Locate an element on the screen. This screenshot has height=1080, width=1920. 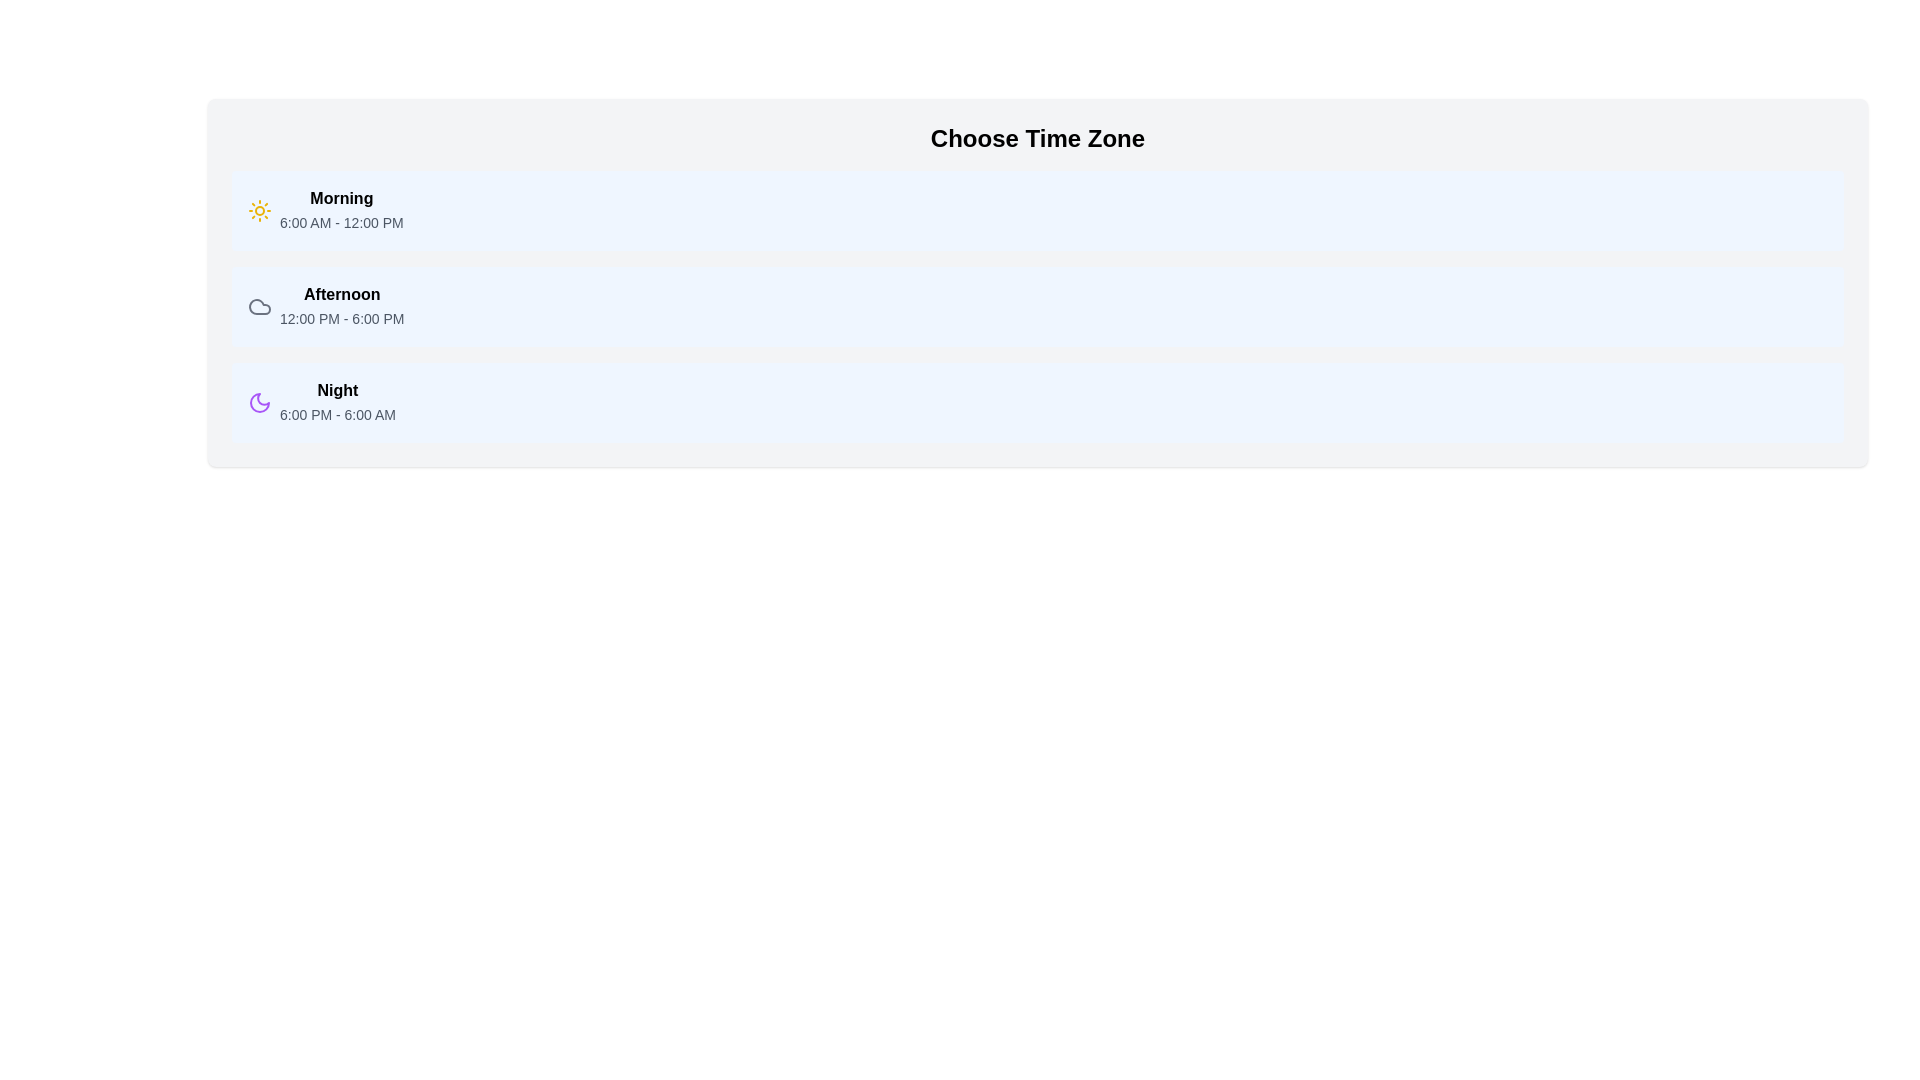
the visual representation of the 'Night' icon located to the left of the 'Night' label in the time-of-day selection list, which aligns vertically with '6:00 PM - 6:00 AM' is located at coordinates (258, 402).